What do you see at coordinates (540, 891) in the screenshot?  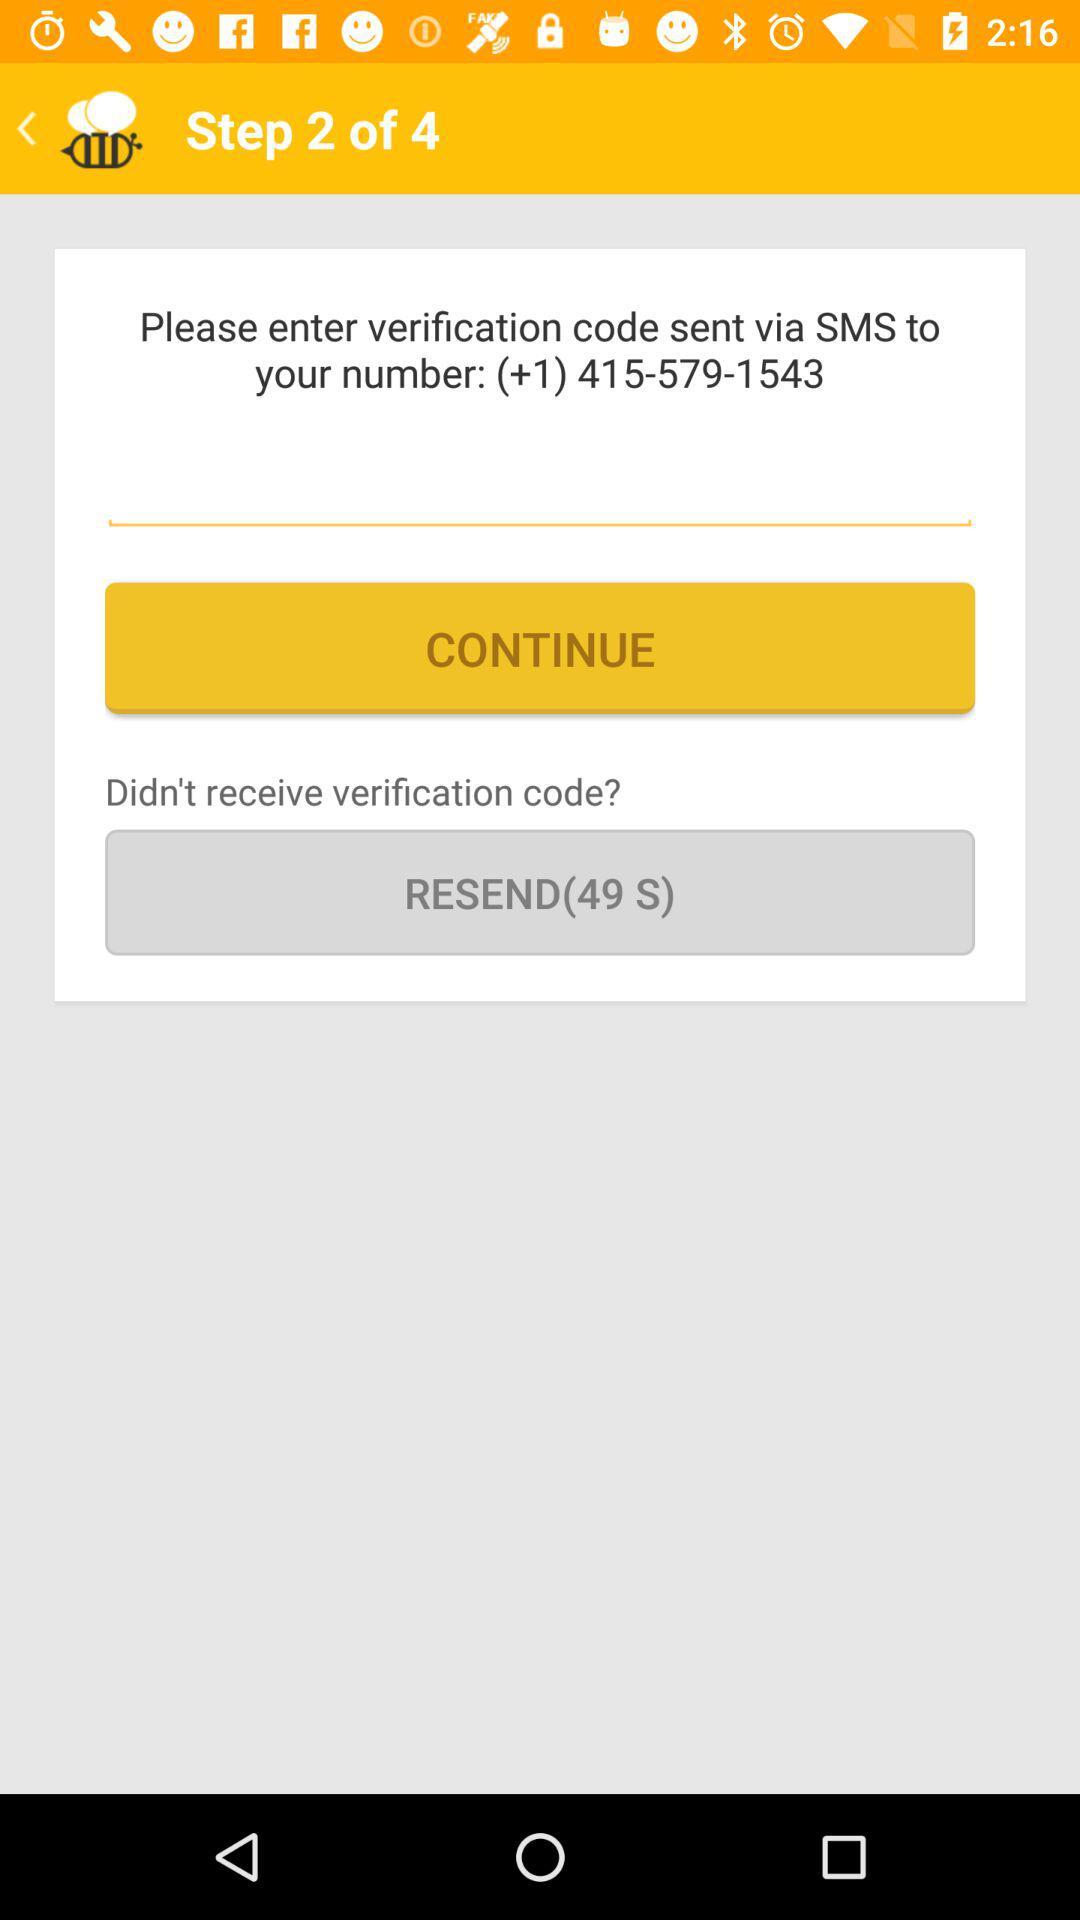 I see `the resend(49 s) icon` at bounding box center [540, 891].